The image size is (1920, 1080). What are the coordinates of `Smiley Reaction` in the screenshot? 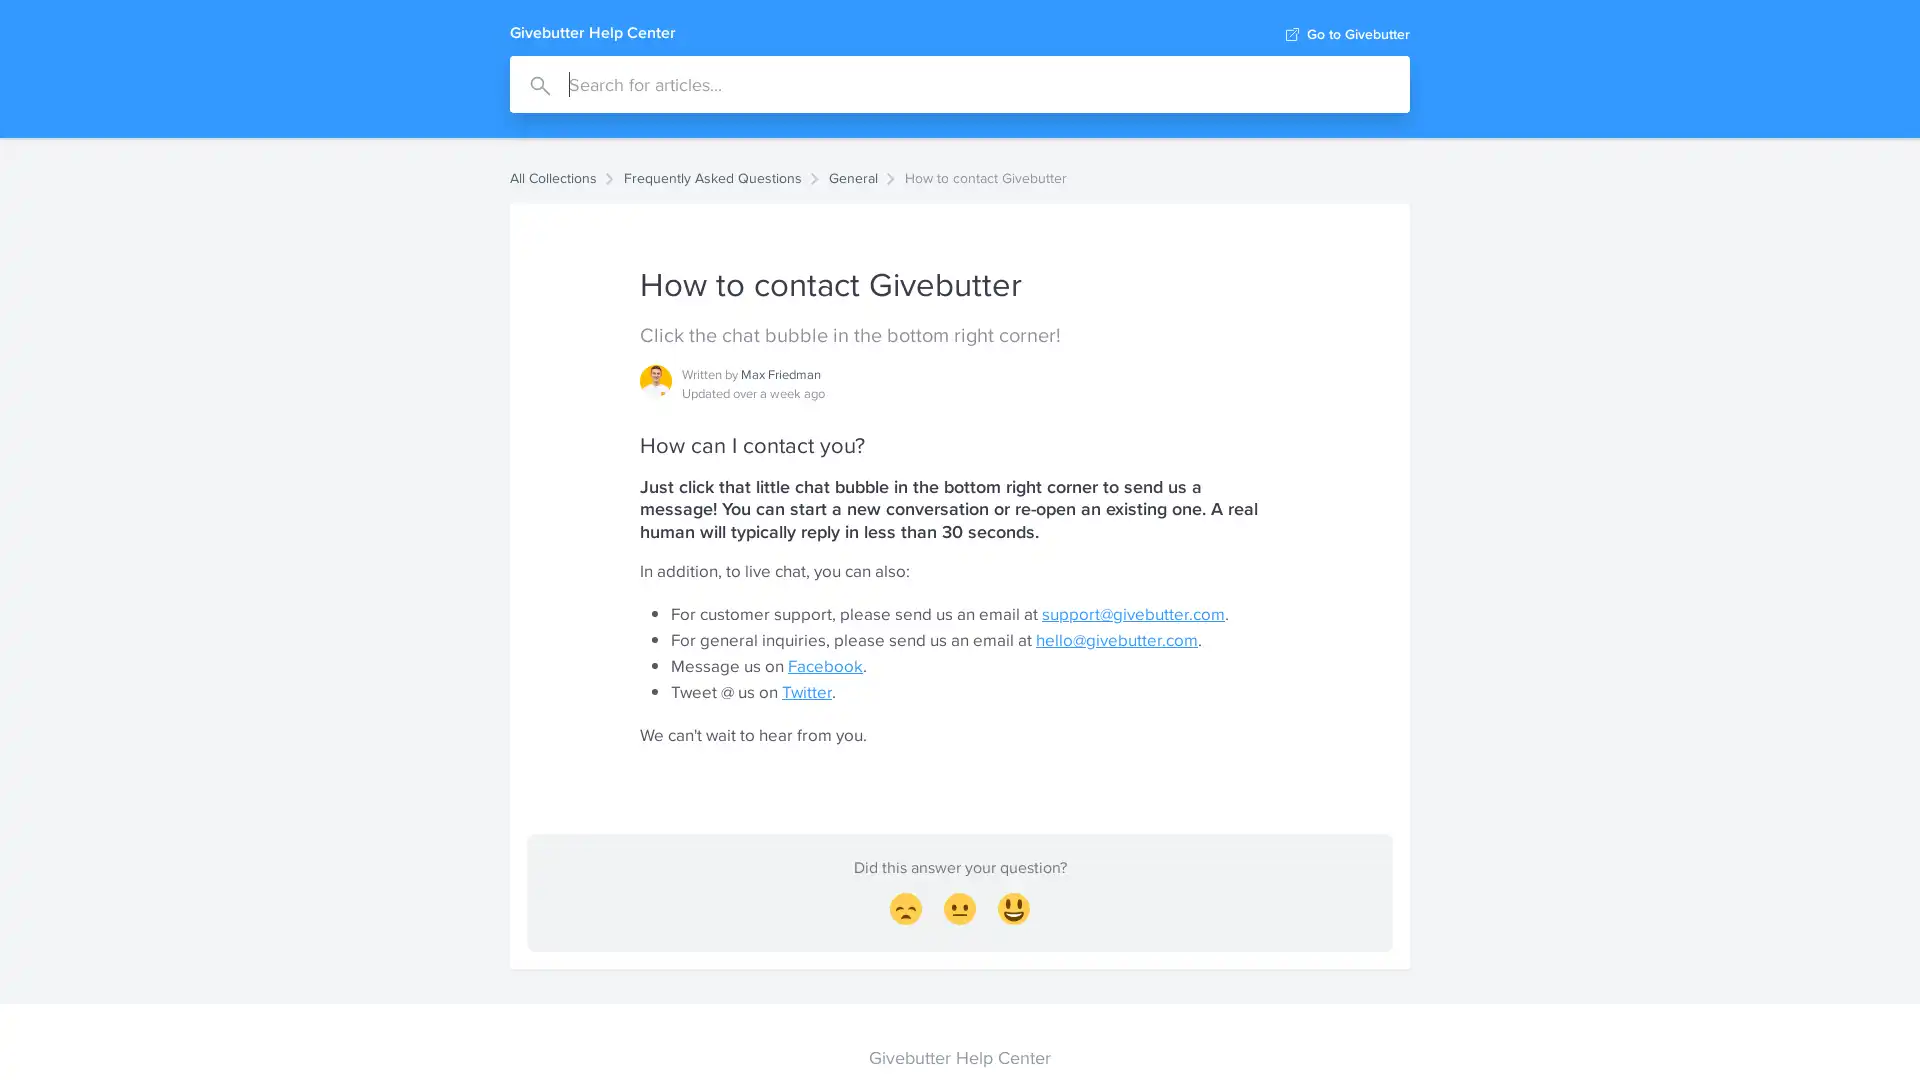 It's located at (1013, 911).